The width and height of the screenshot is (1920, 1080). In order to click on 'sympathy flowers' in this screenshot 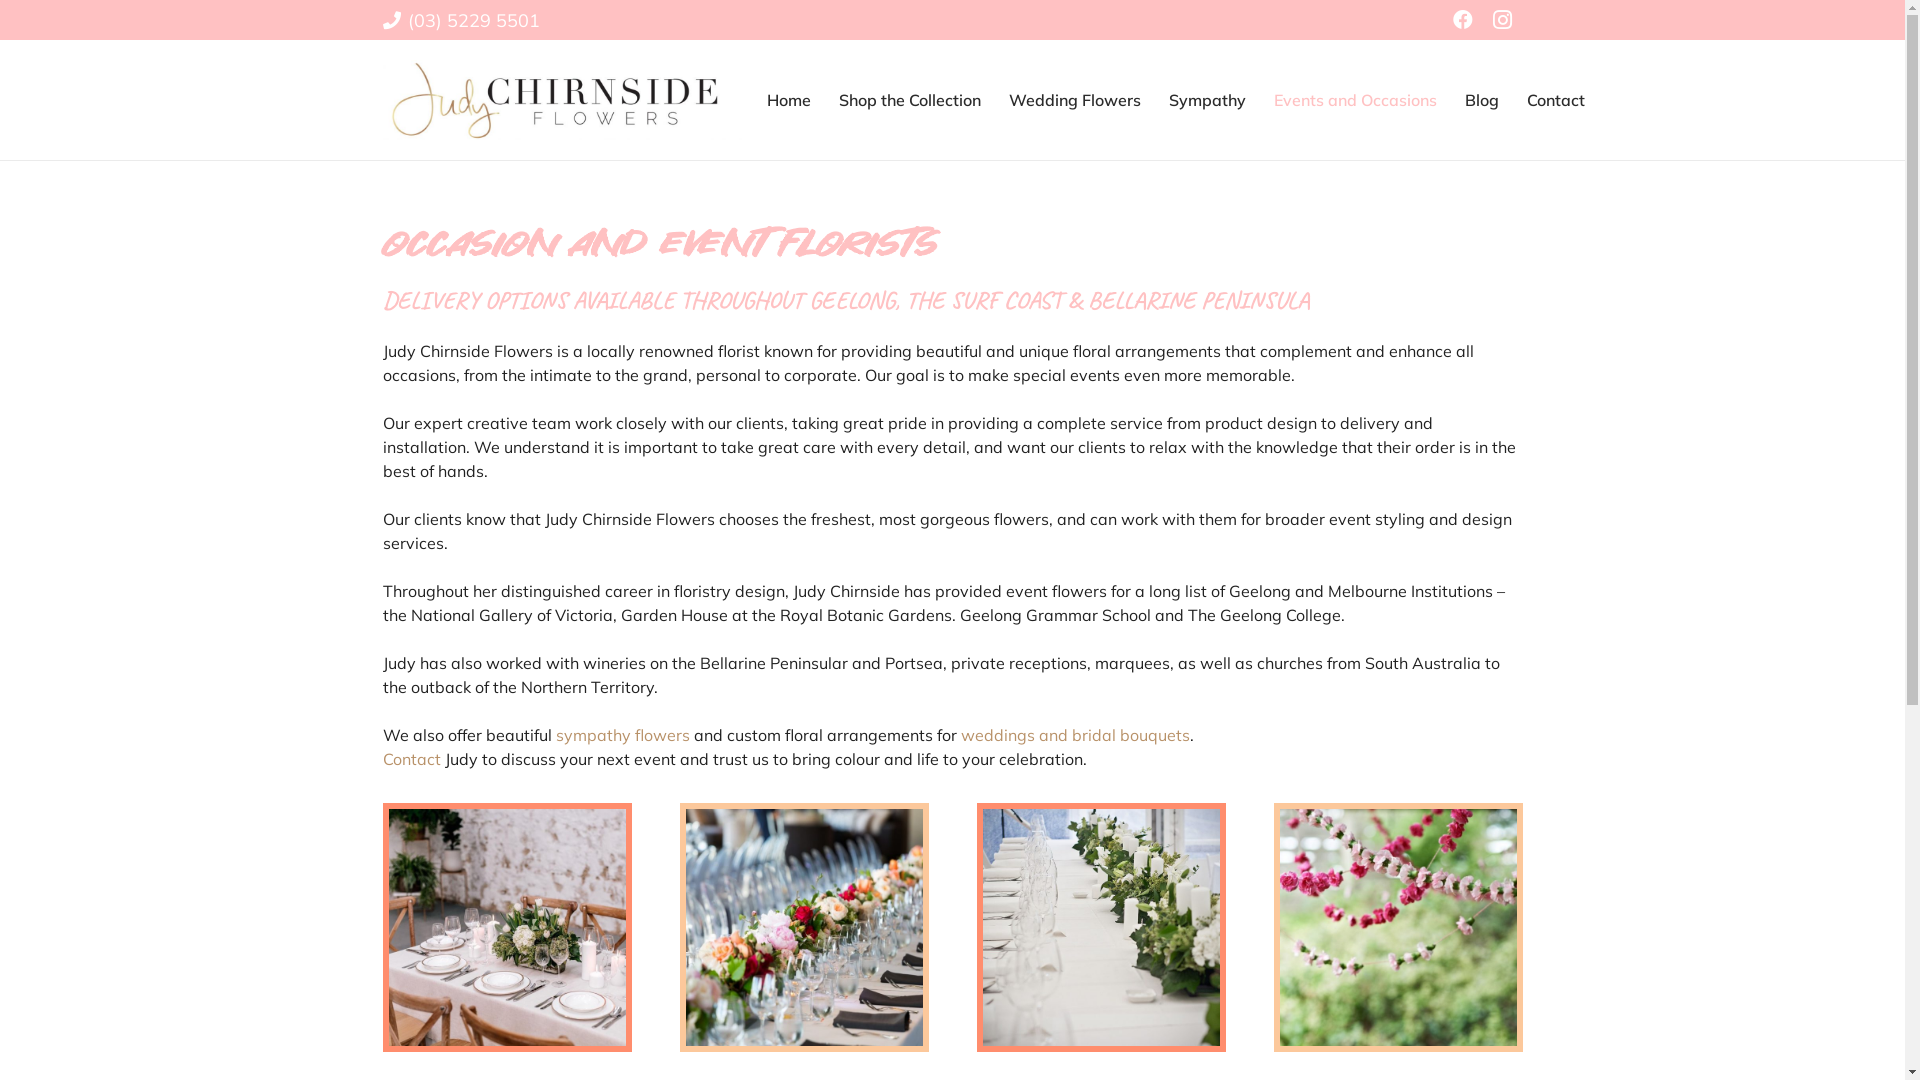, I will do `click(622, 735)`.